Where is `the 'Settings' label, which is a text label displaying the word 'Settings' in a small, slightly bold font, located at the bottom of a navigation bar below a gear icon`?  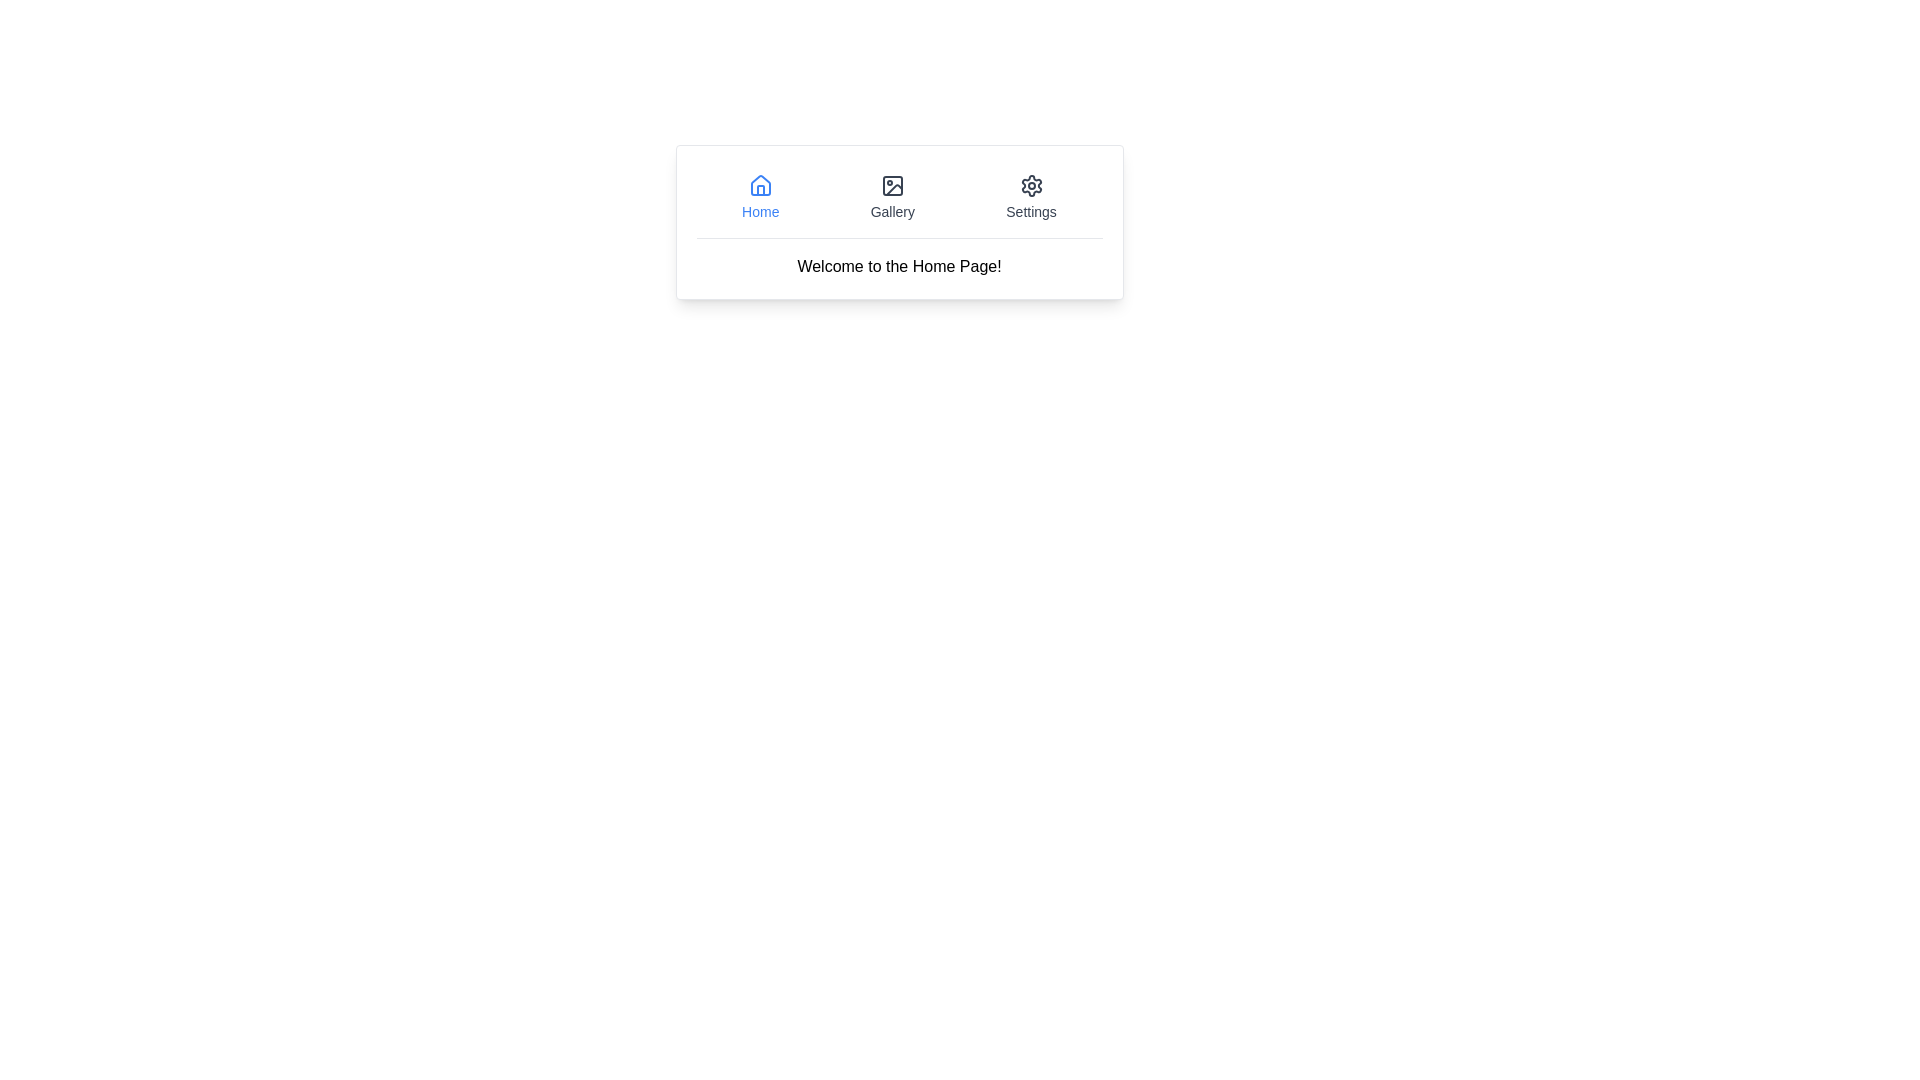 the 'Settings' label, which is a text label displaying the word 'Settings' in a small, slightly bold font, located at the bottom of a navigation bar below a gear icon is located at coordinates (1031, 212).